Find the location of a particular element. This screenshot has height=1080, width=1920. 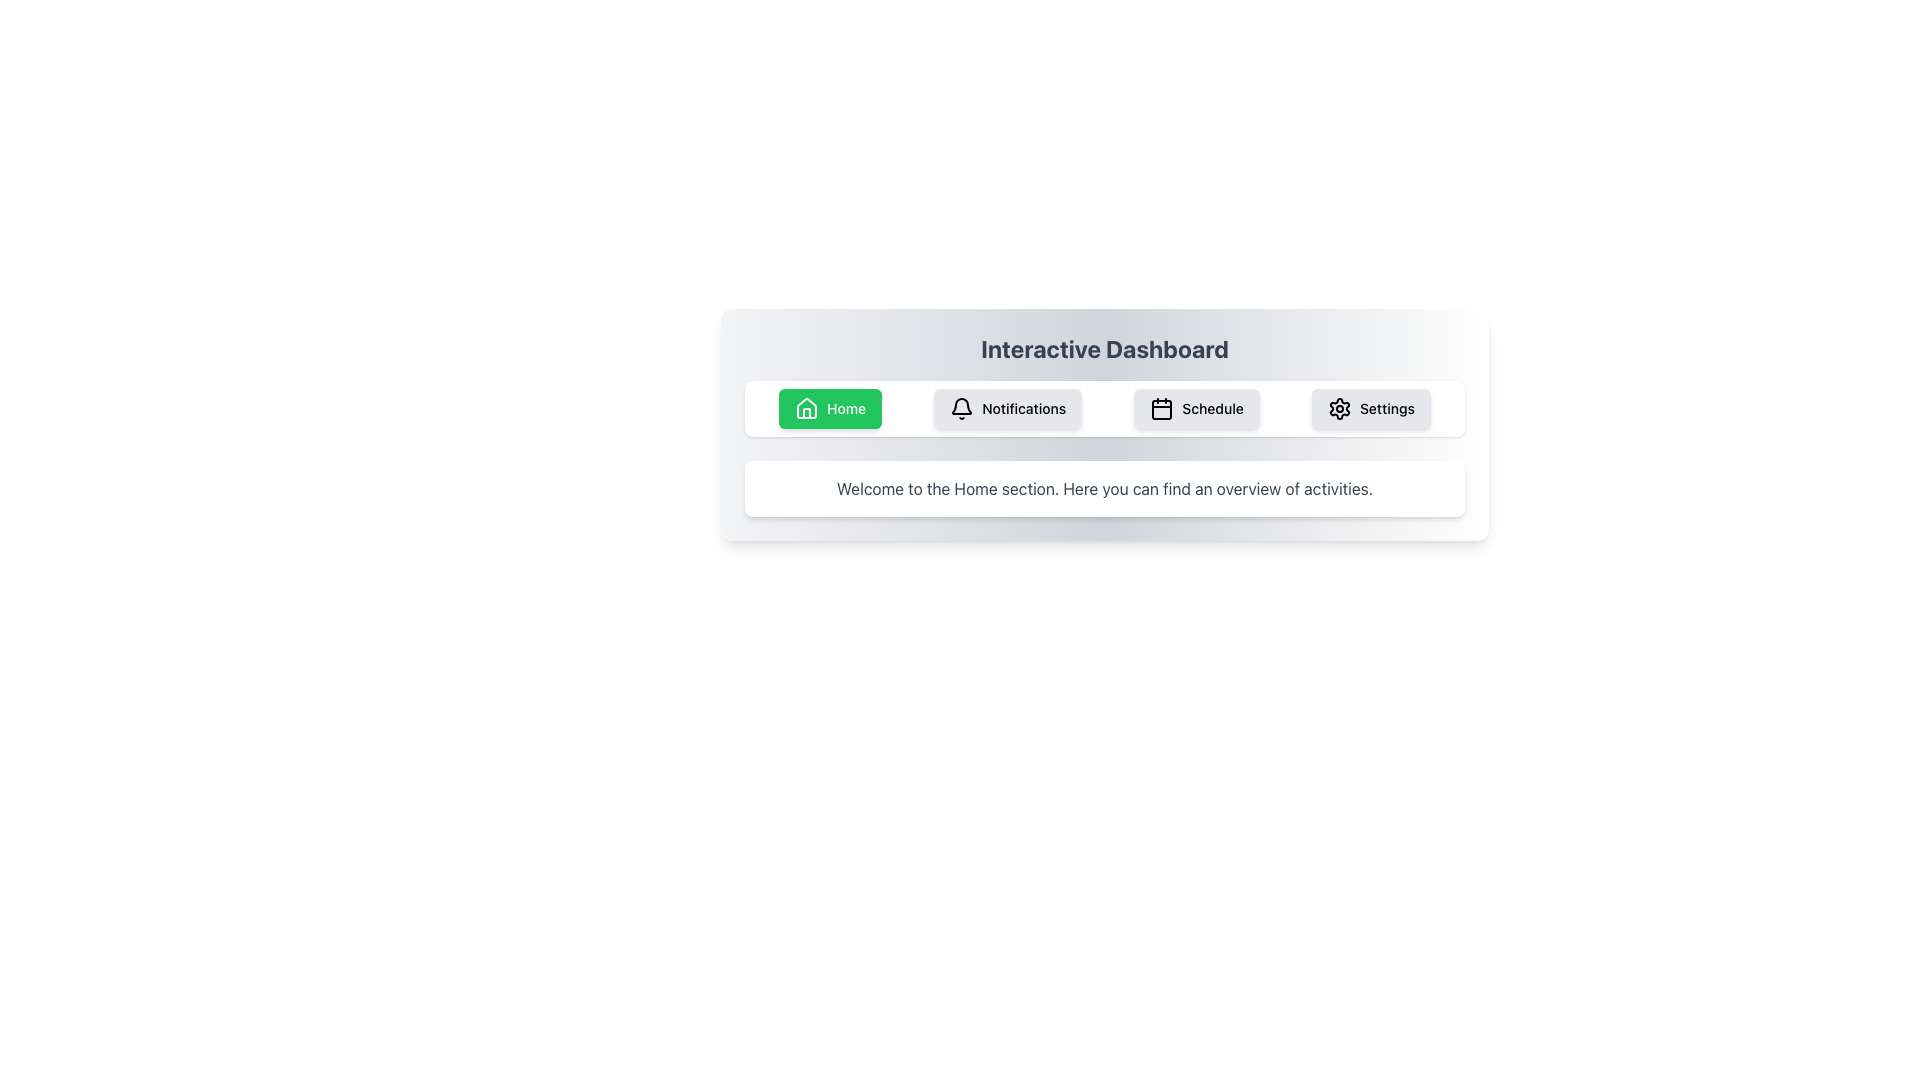

the calendar icon within the 'Schedule' button group, which is the third button in the horizontal navigation menu under 'Interactive Dashboard' is located at coordinates (1162, 407).